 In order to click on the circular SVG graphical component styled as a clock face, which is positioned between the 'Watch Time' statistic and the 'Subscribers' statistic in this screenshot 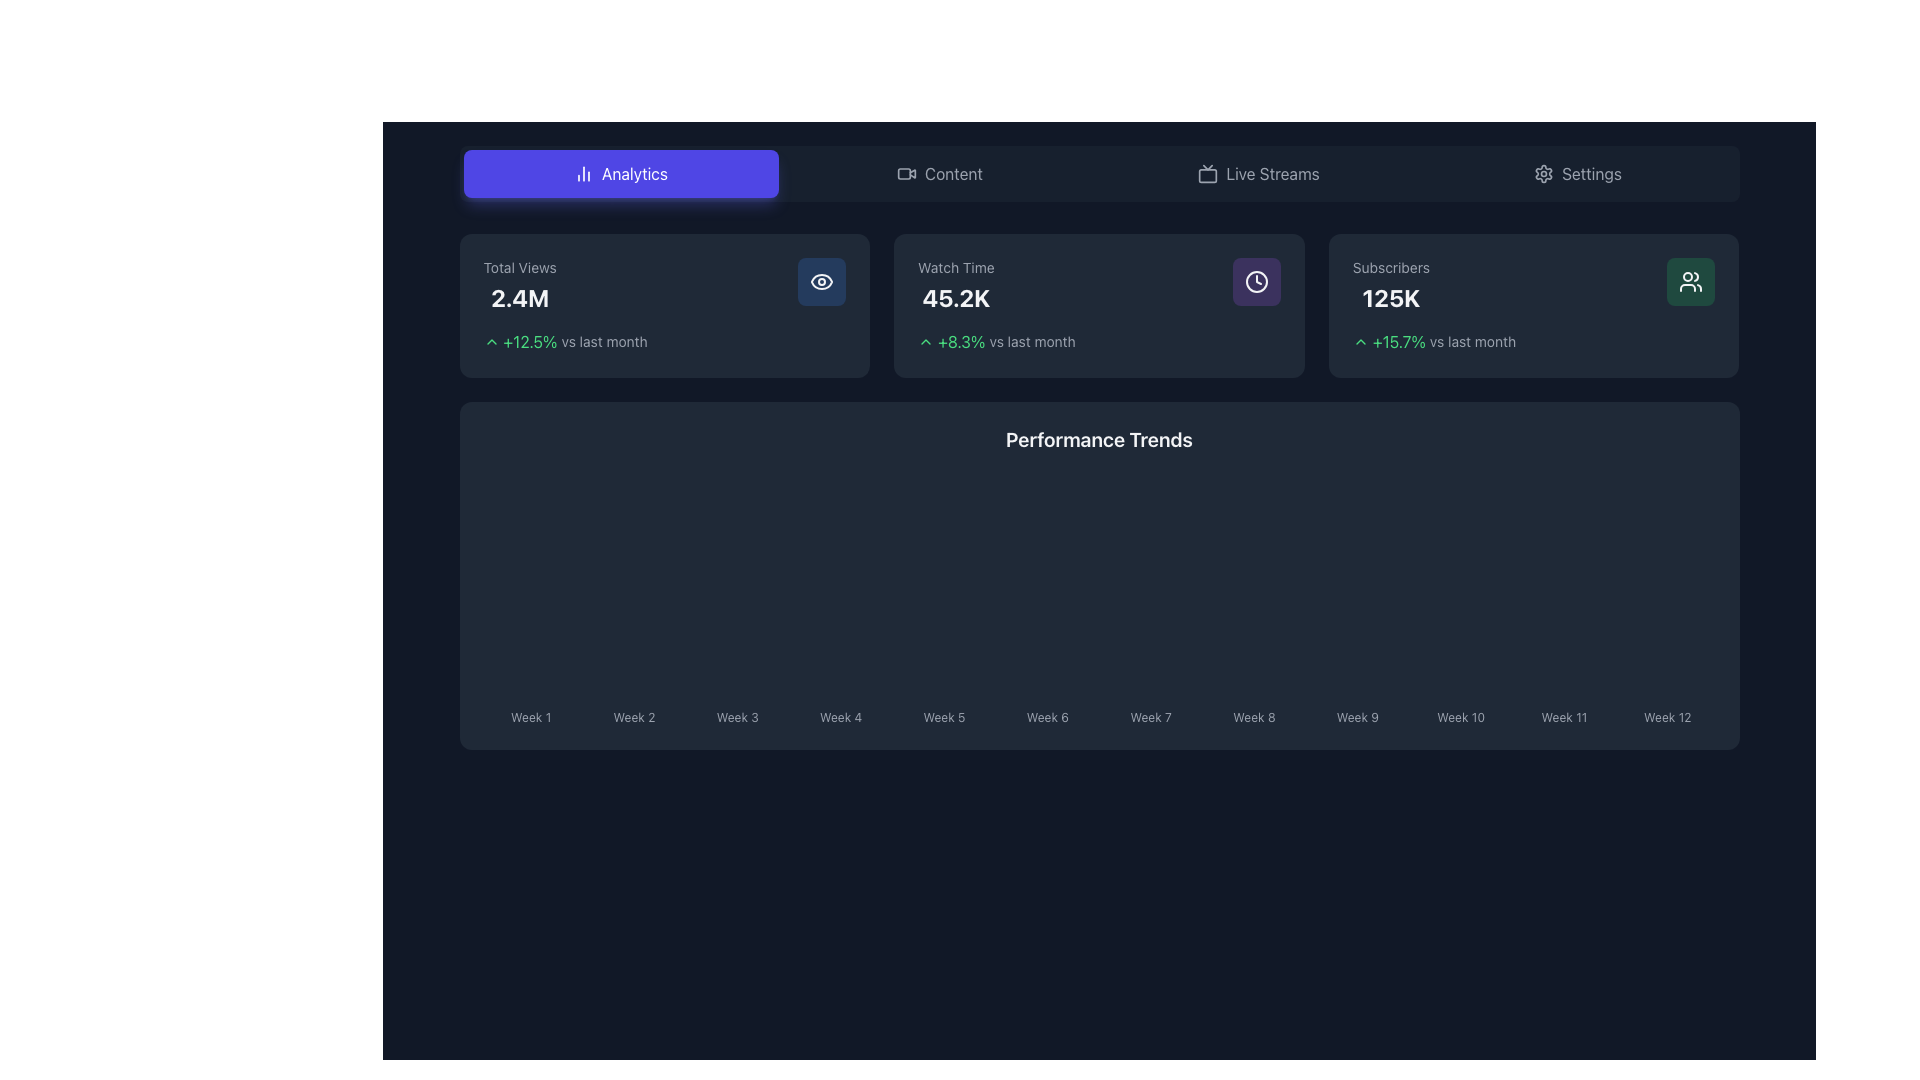, I will do `click(1255, 281)`.